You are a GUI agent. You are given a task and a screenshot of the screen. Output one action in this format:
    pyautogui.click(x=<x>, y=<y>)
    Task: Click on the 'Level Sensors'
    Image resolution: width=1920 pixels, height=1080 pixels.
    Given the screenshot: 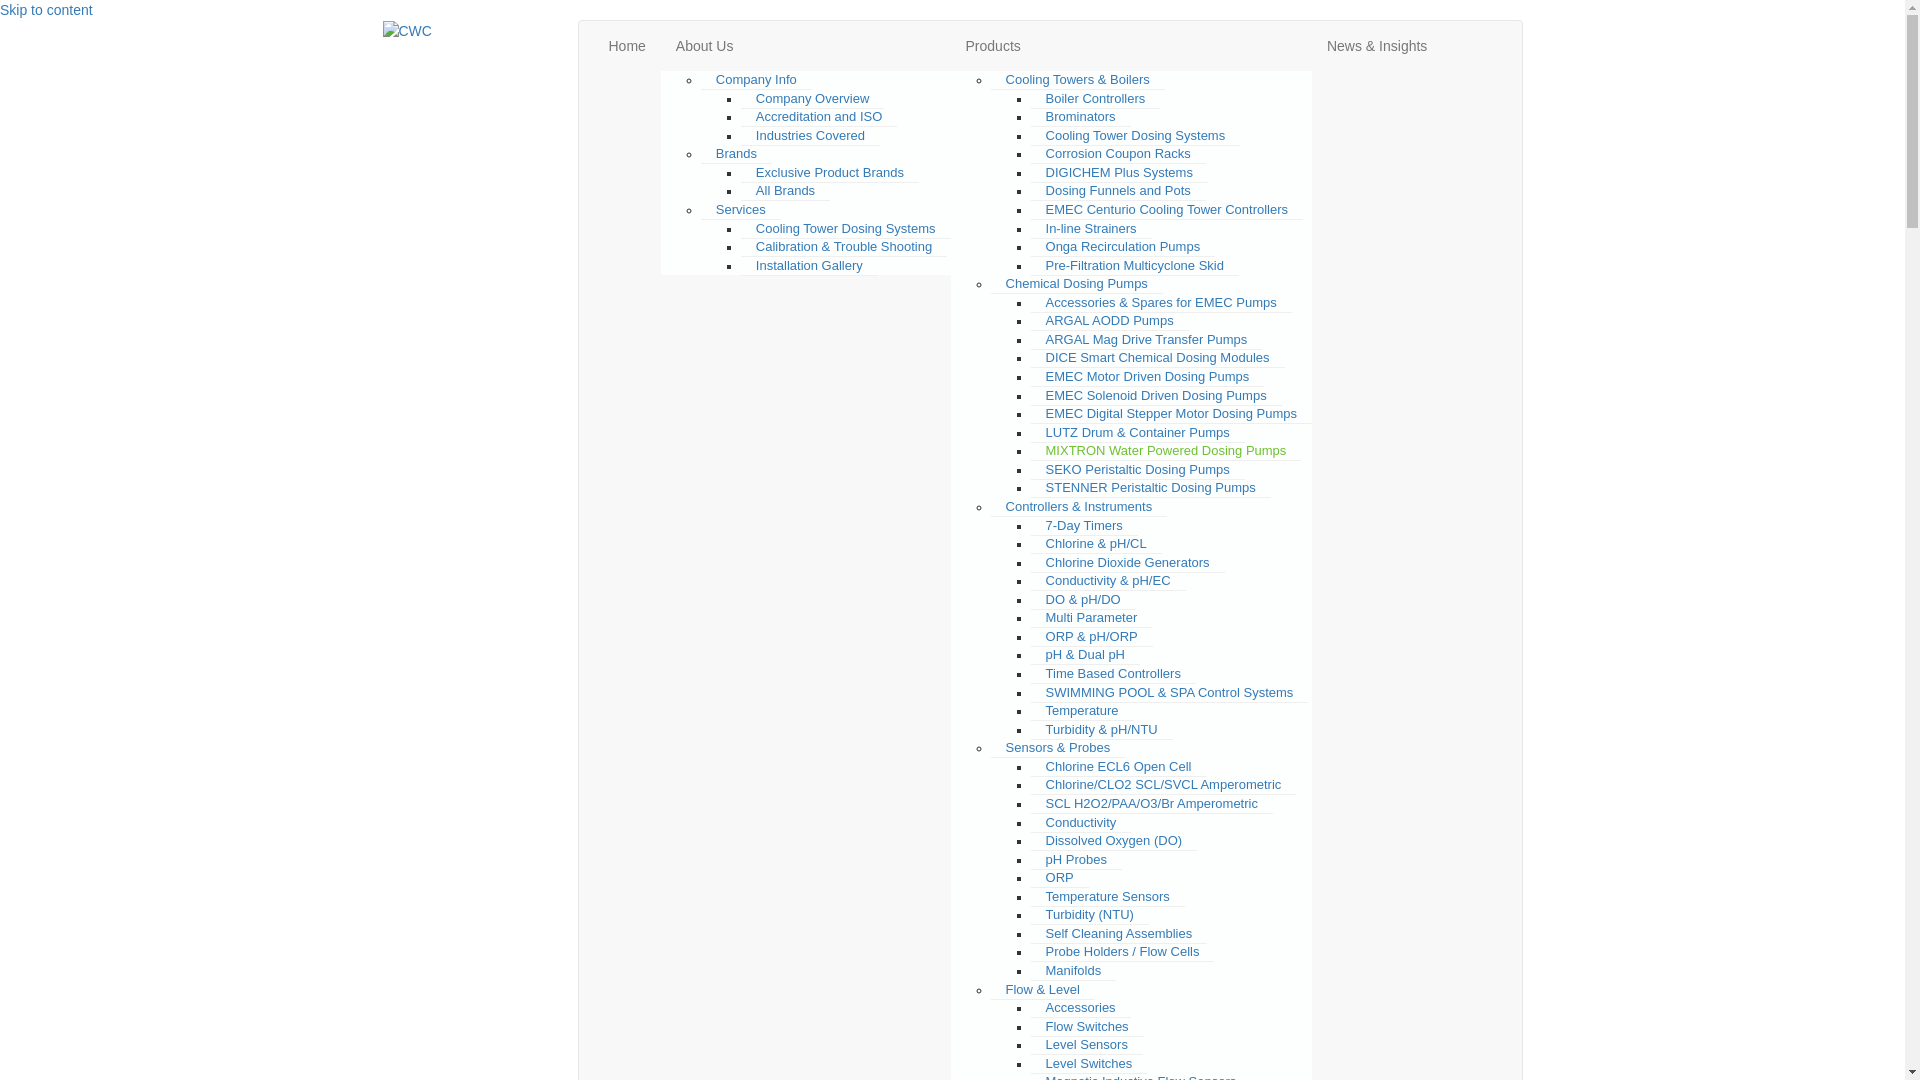 What is the action you would take?
    pyautogui.click(x=1031, y=1044)
    